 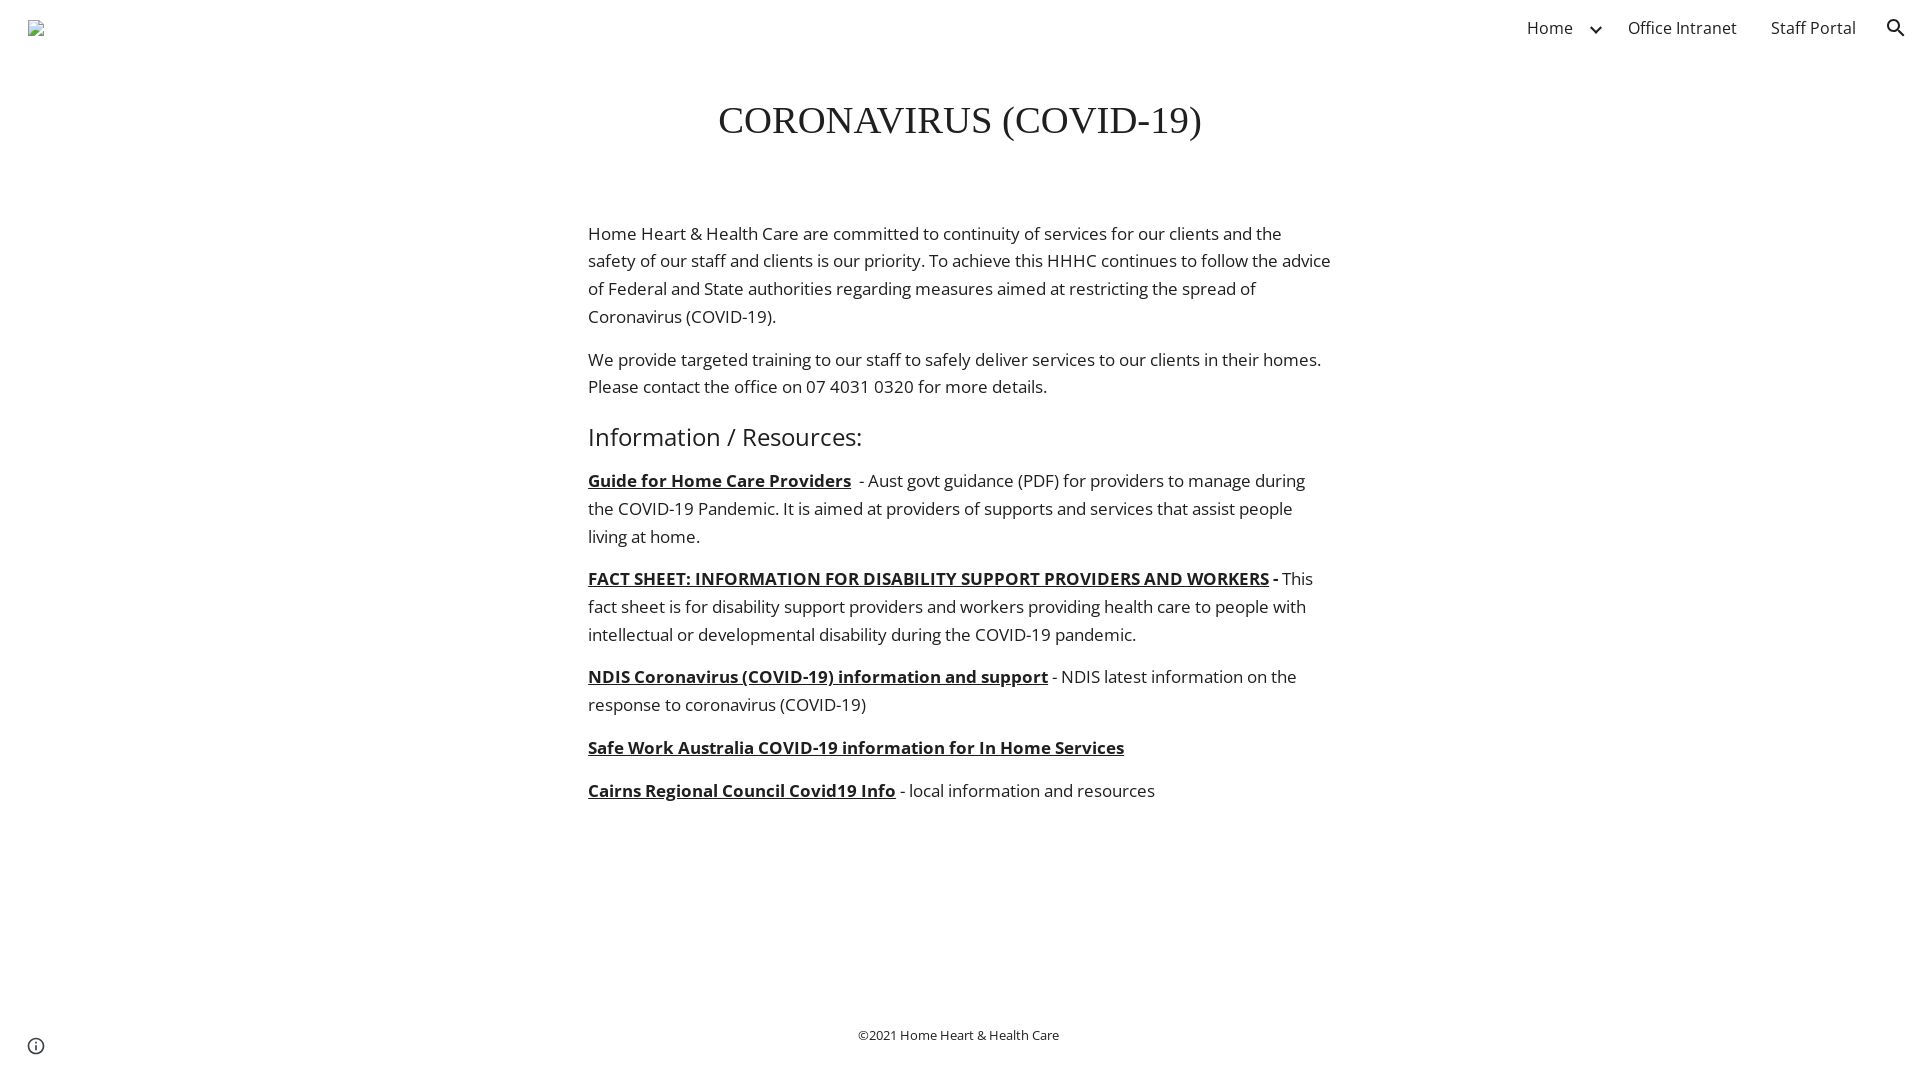 I want to click on 'NDIS Coronavirus (COVID-19) information and support', so click(x=817, y=675).